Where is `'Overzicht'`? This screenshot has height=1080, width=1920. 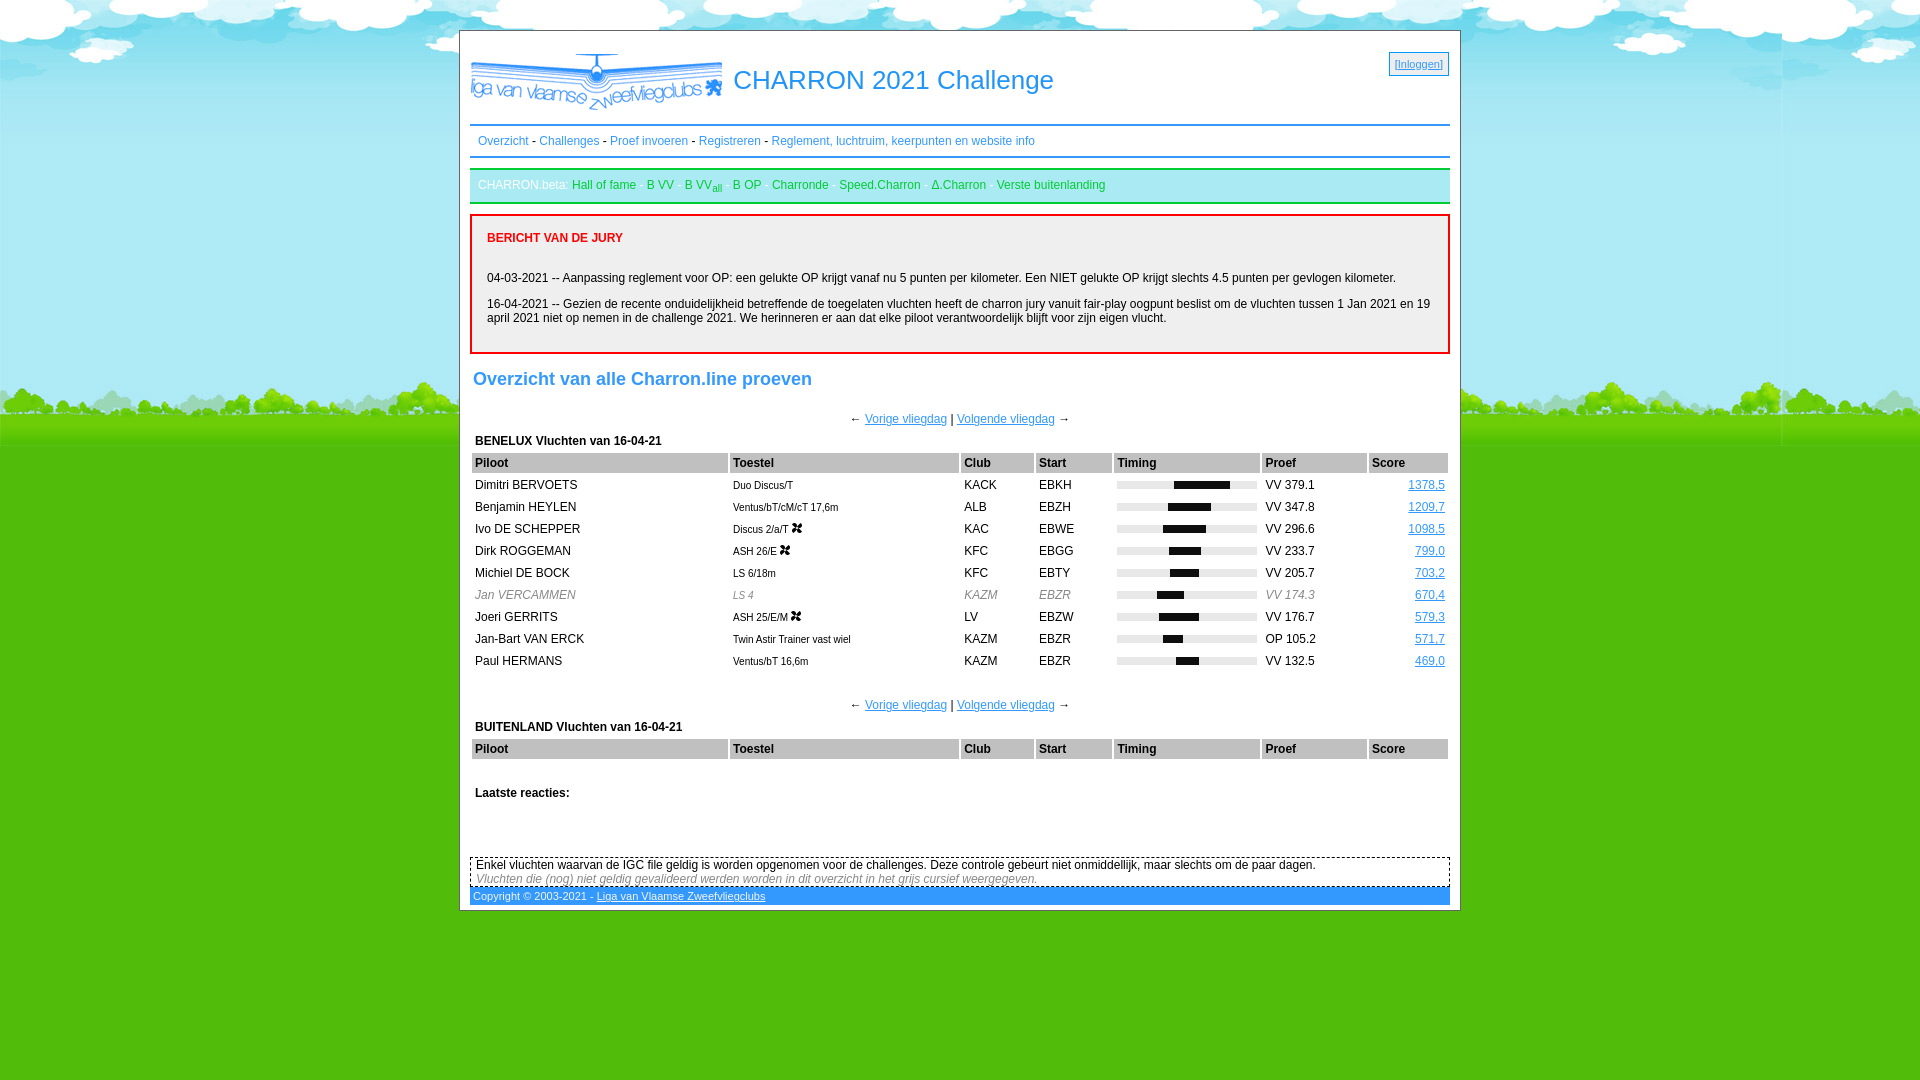
'Overzicht' is located at coordinates (503, 140).